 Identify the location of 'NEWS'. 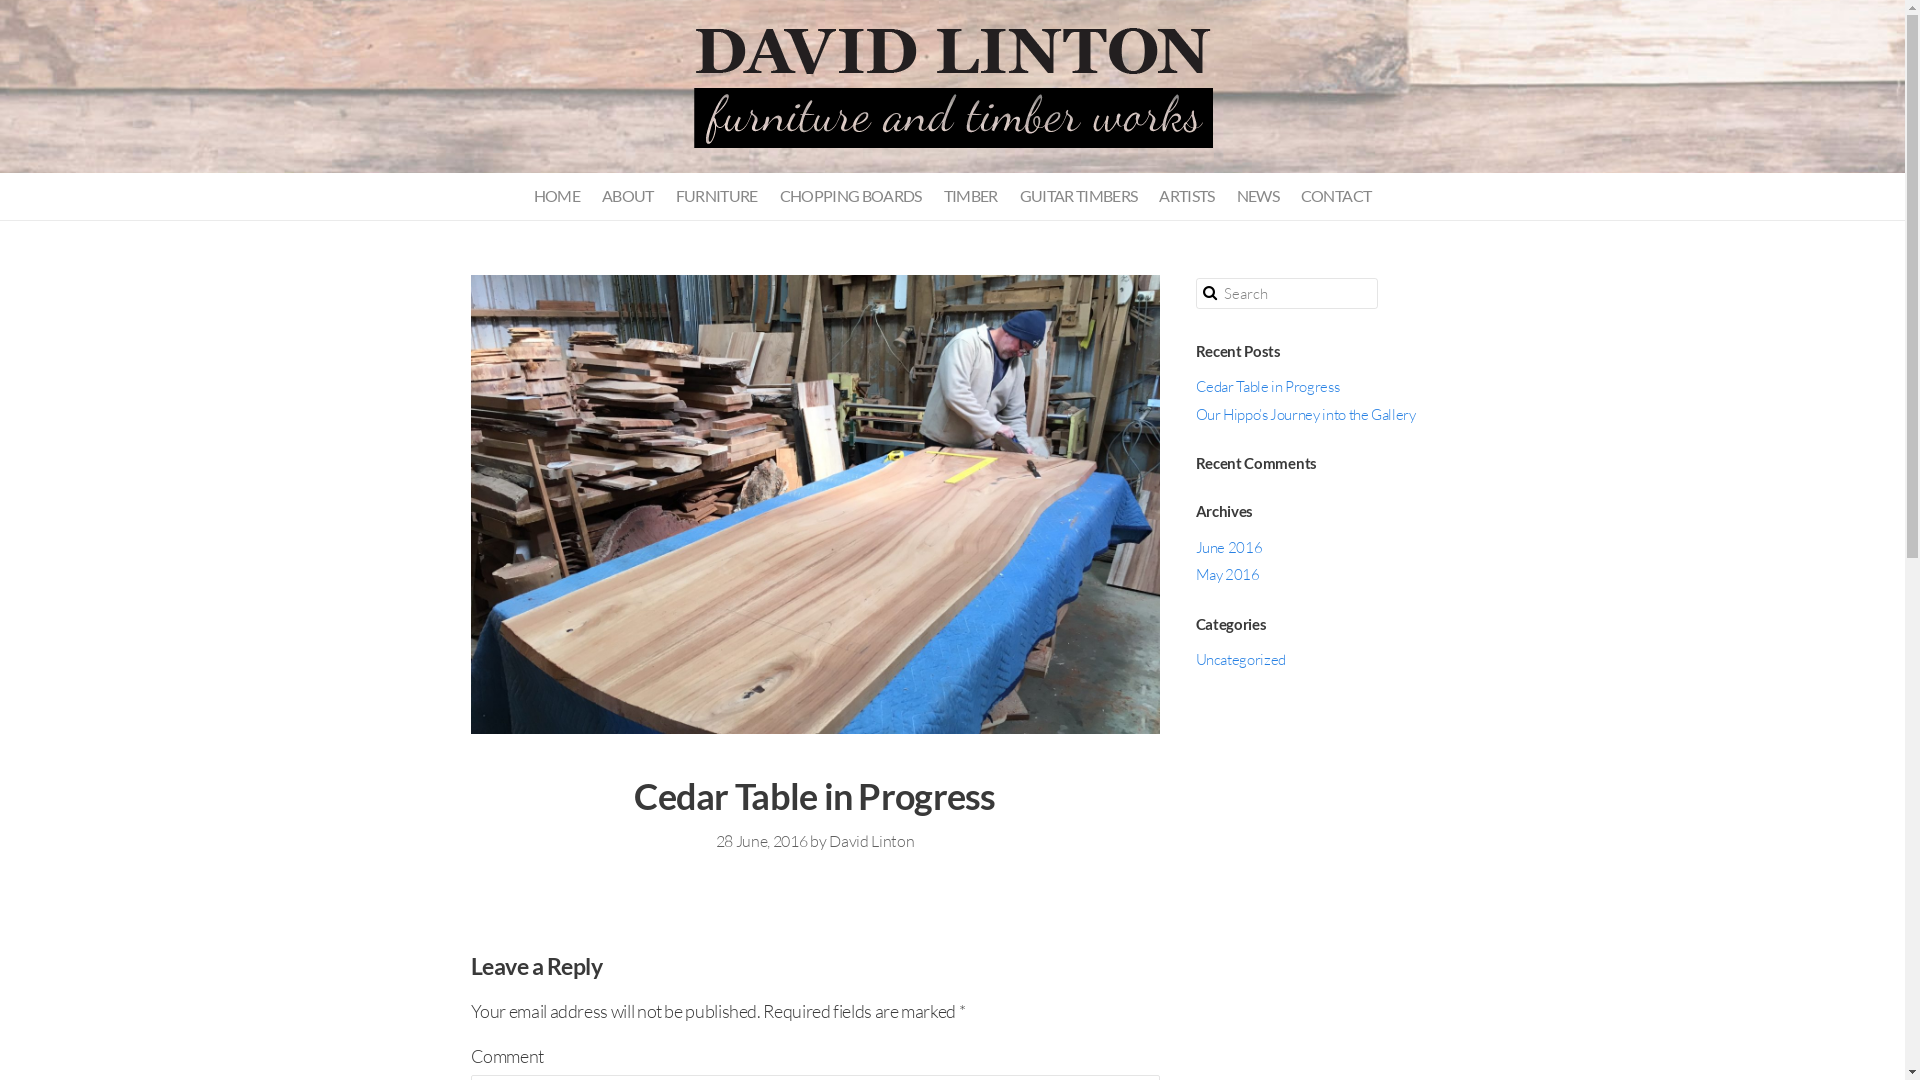
(1256, 196).